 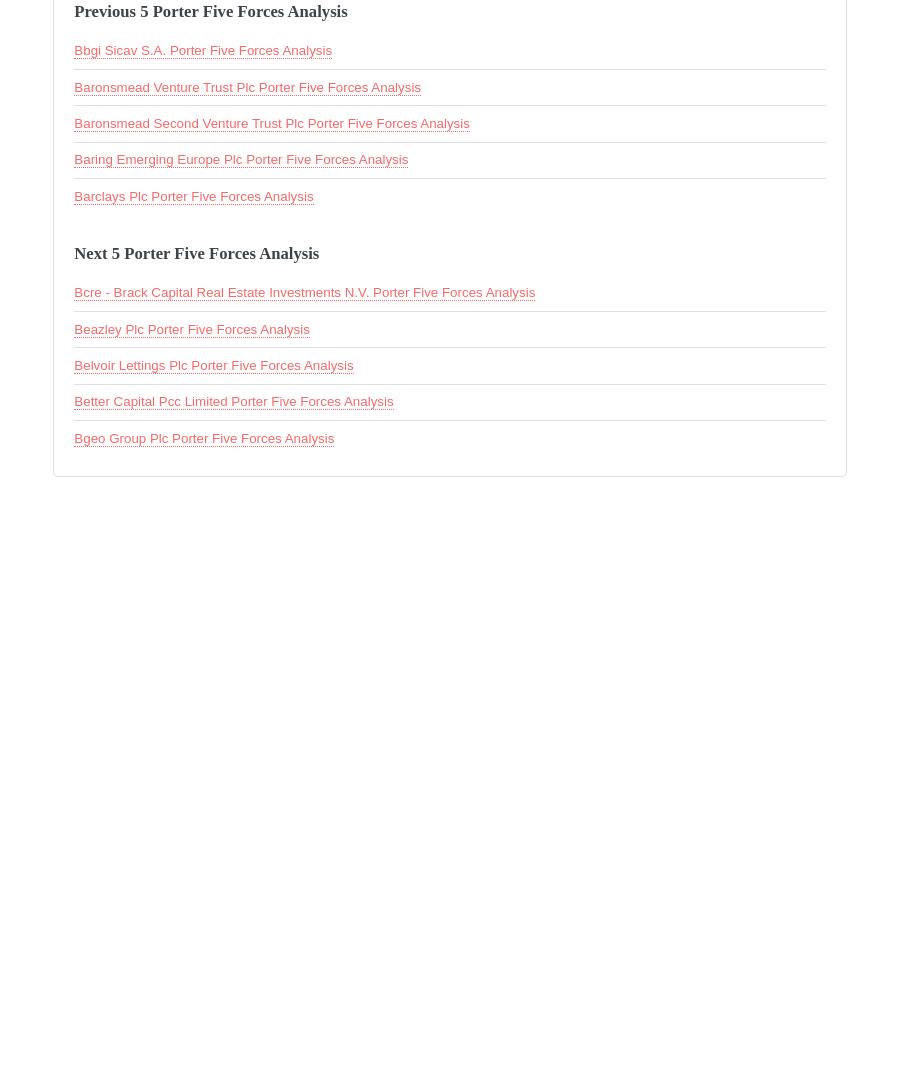 I want to click on 'Better Capital Pcc Limited Porter Five Forces Analysis', so click(x=232, y=400).